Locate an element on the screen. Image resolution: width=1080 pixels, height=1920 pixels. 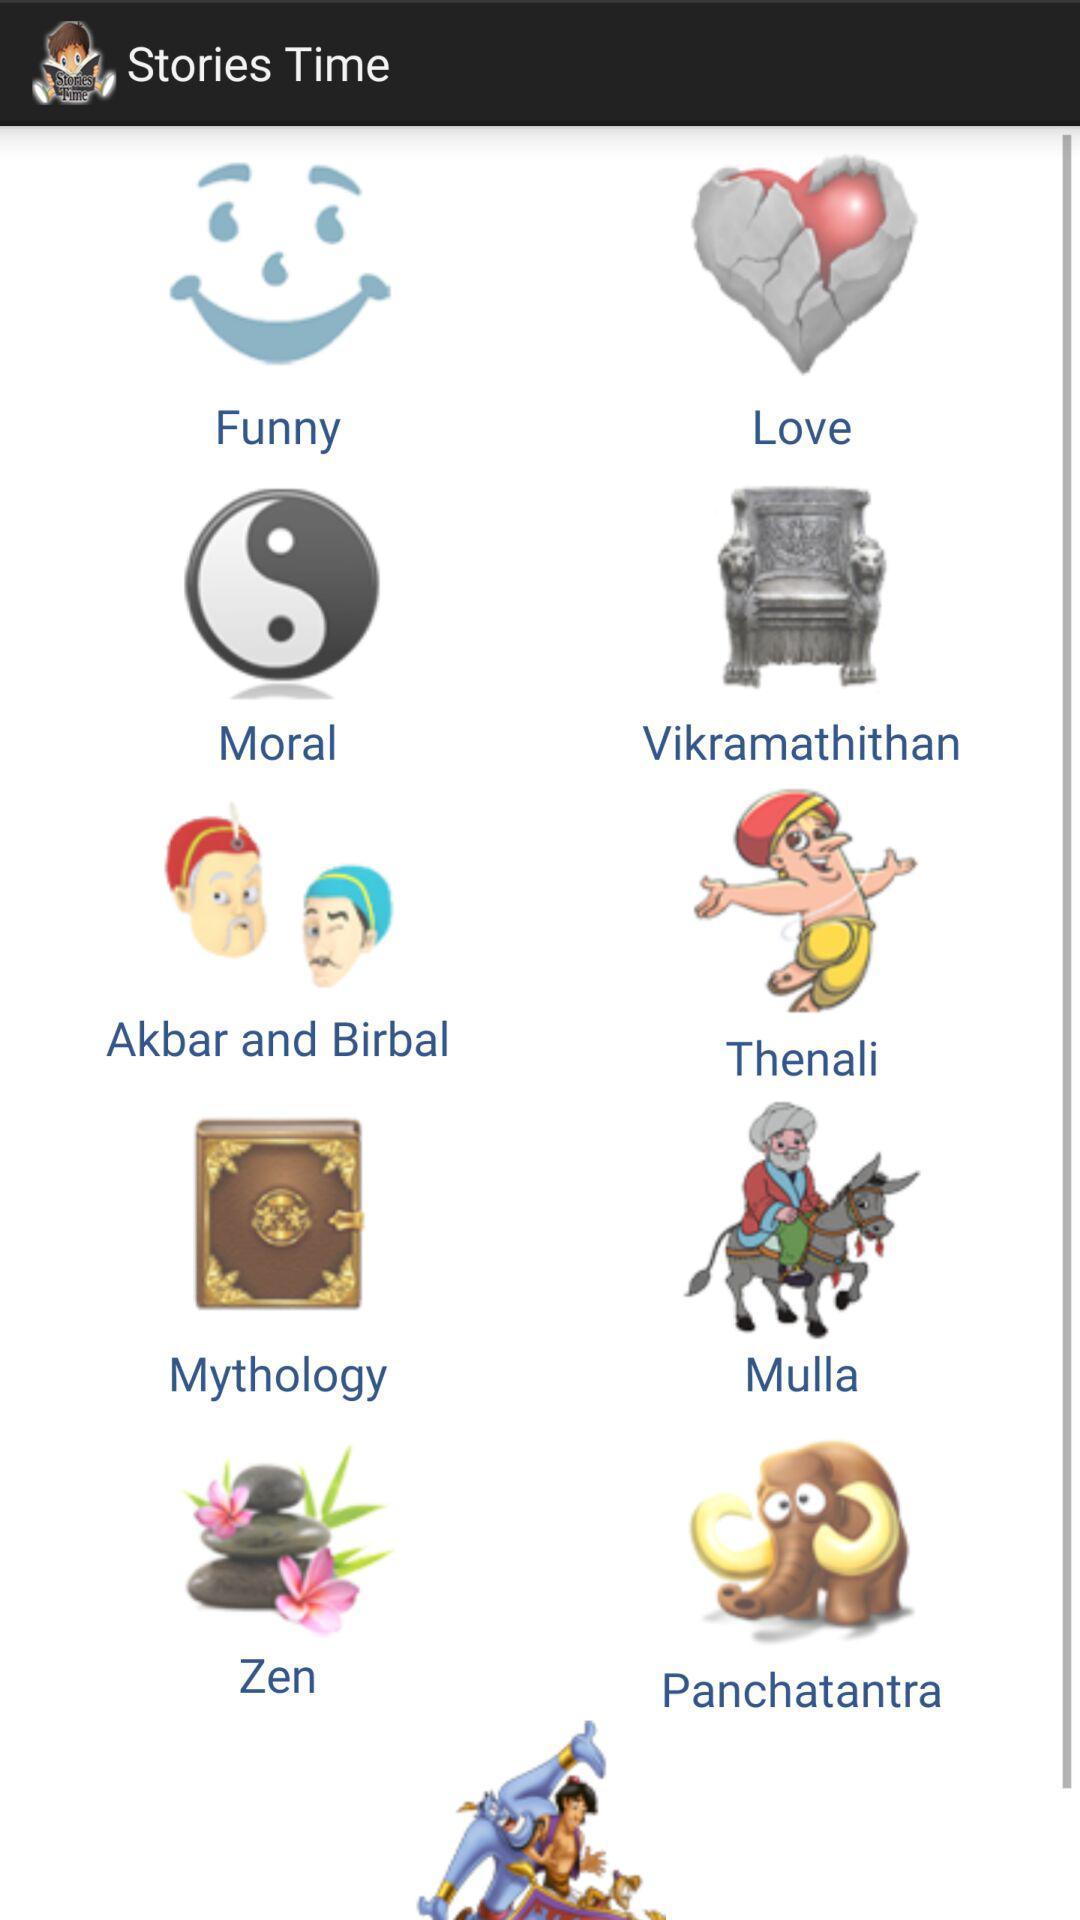
the image which is below zen and panchatantra images is located at coordinates (540, 1820).